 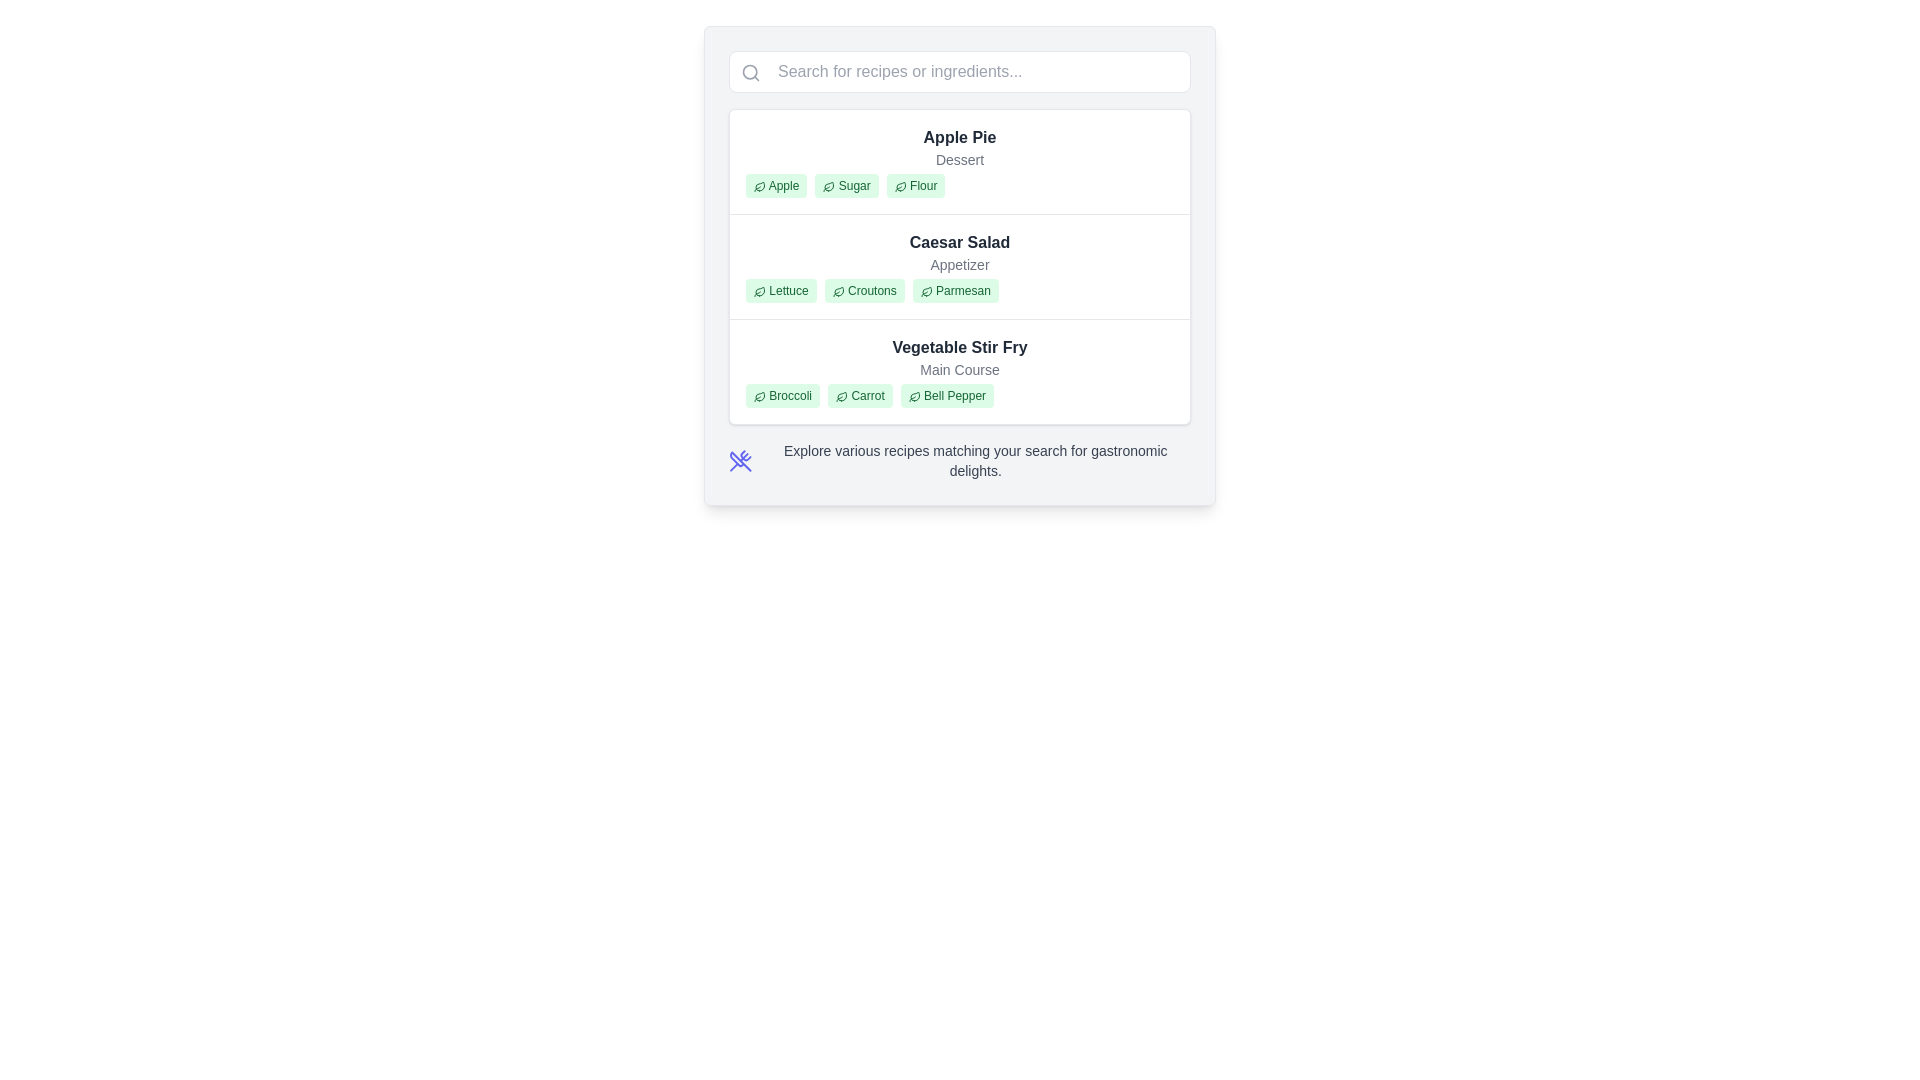 I want to click on the tag/label element representing 'Broccoli' under the 'Vegetable Stir Fry' section to interact with it, so click(x=781, y=396).